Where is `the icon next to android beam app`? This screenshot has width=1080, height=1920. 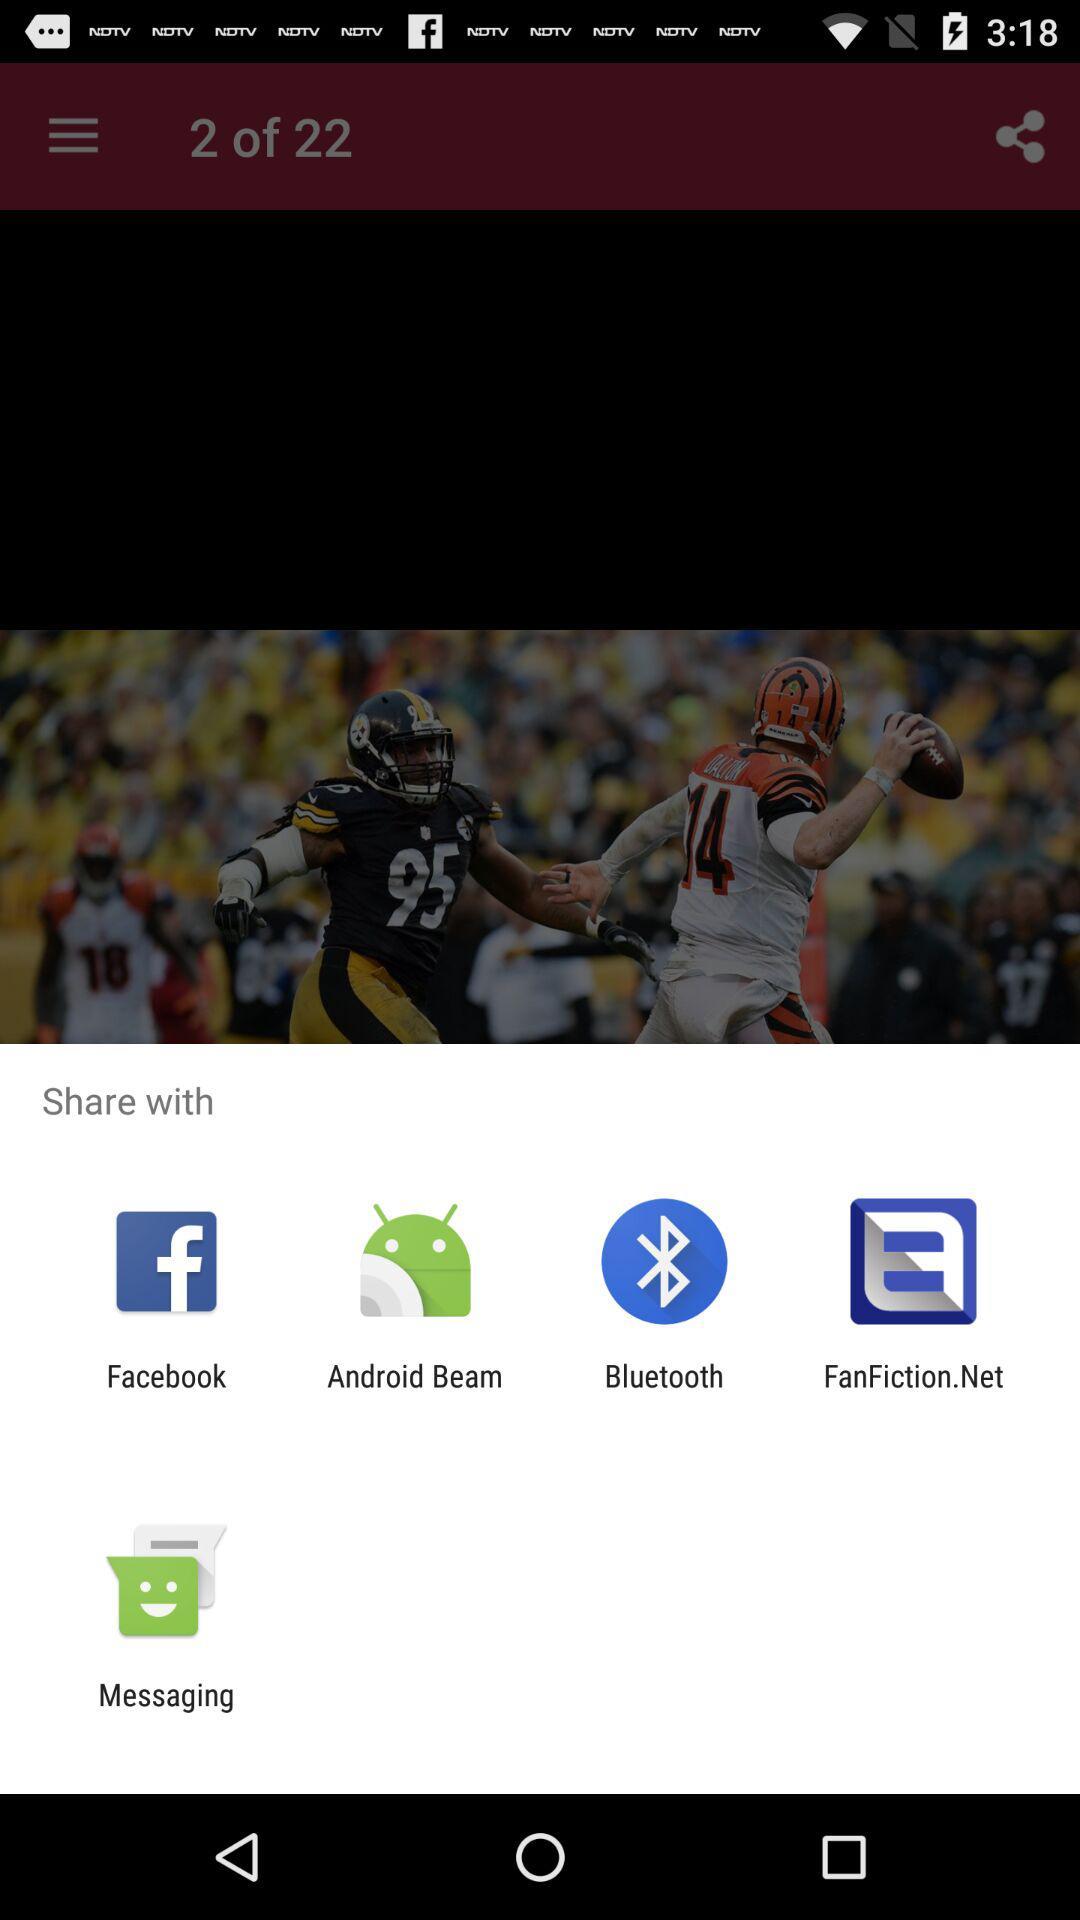 the icon next to android beam app is located at coordinates (664, 1392).